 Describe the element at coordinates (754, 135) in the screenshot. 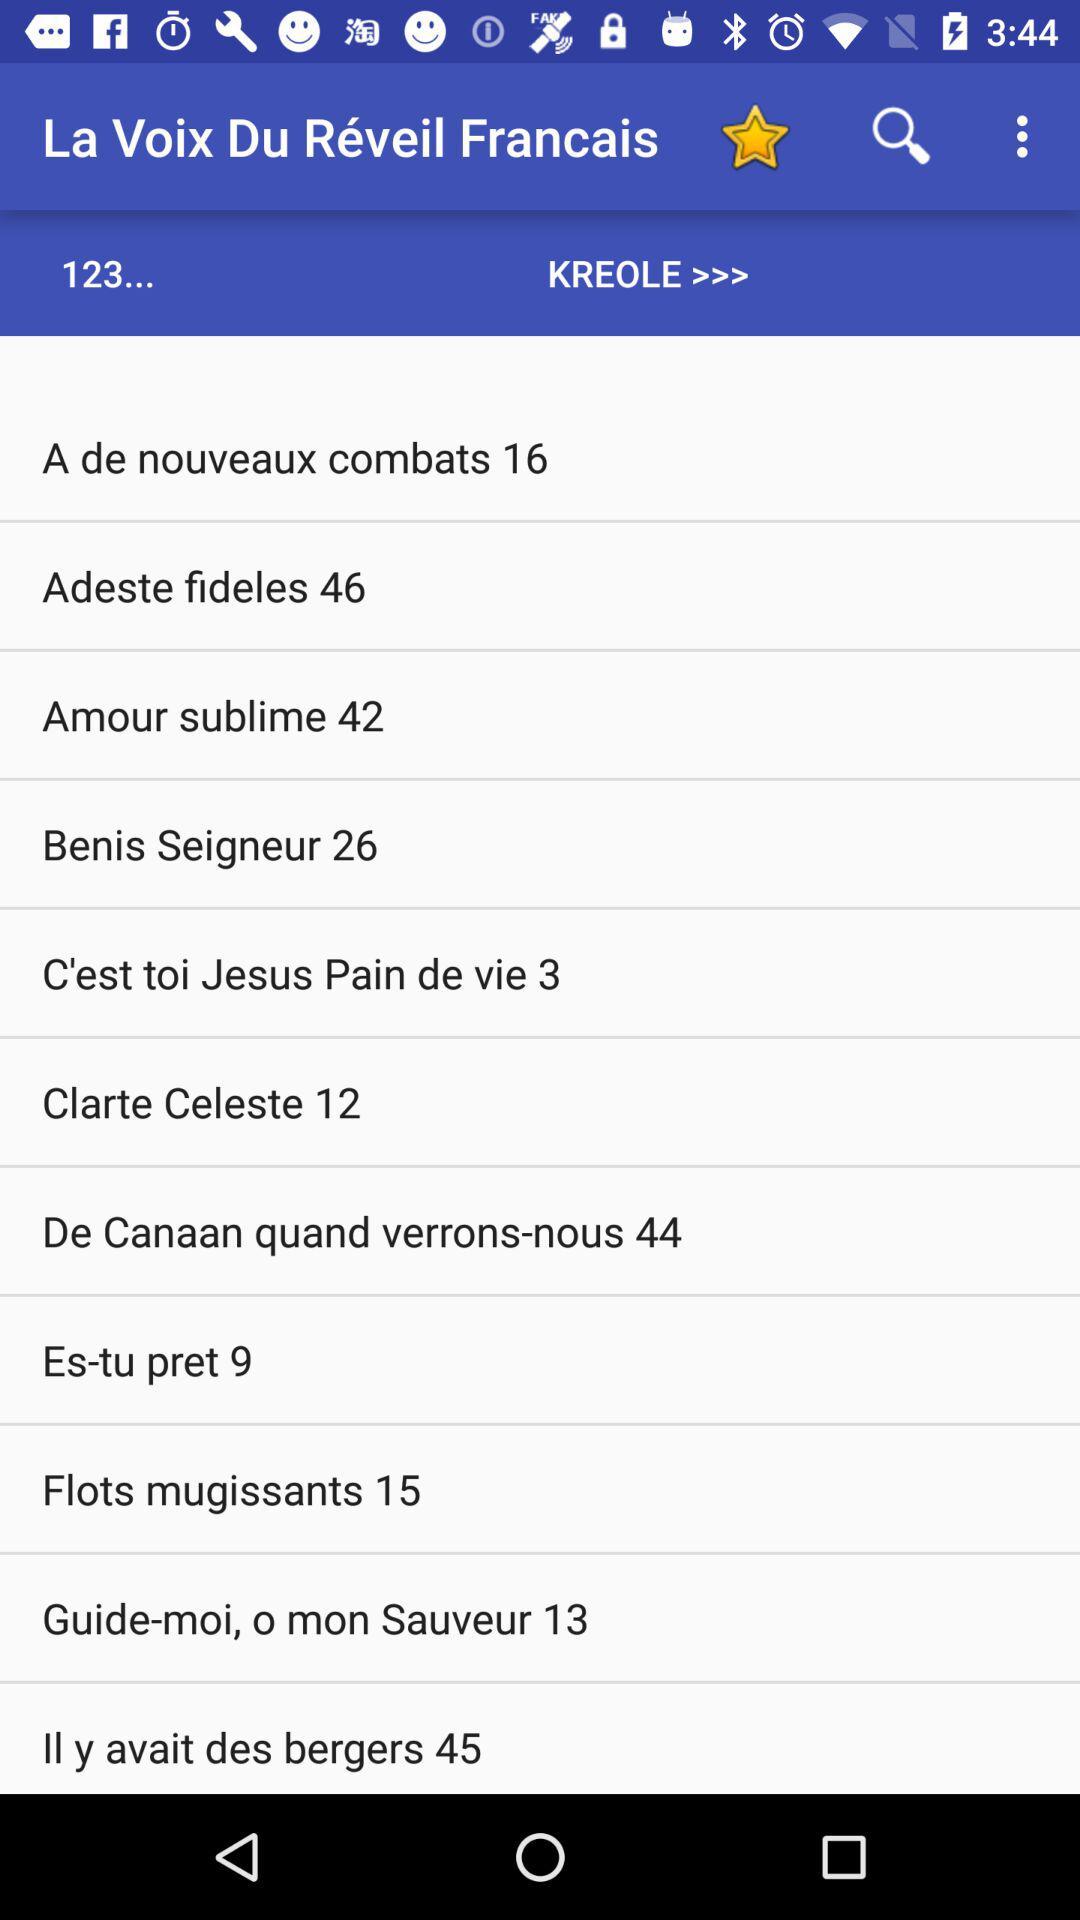

I see `to faavourite` at that location.